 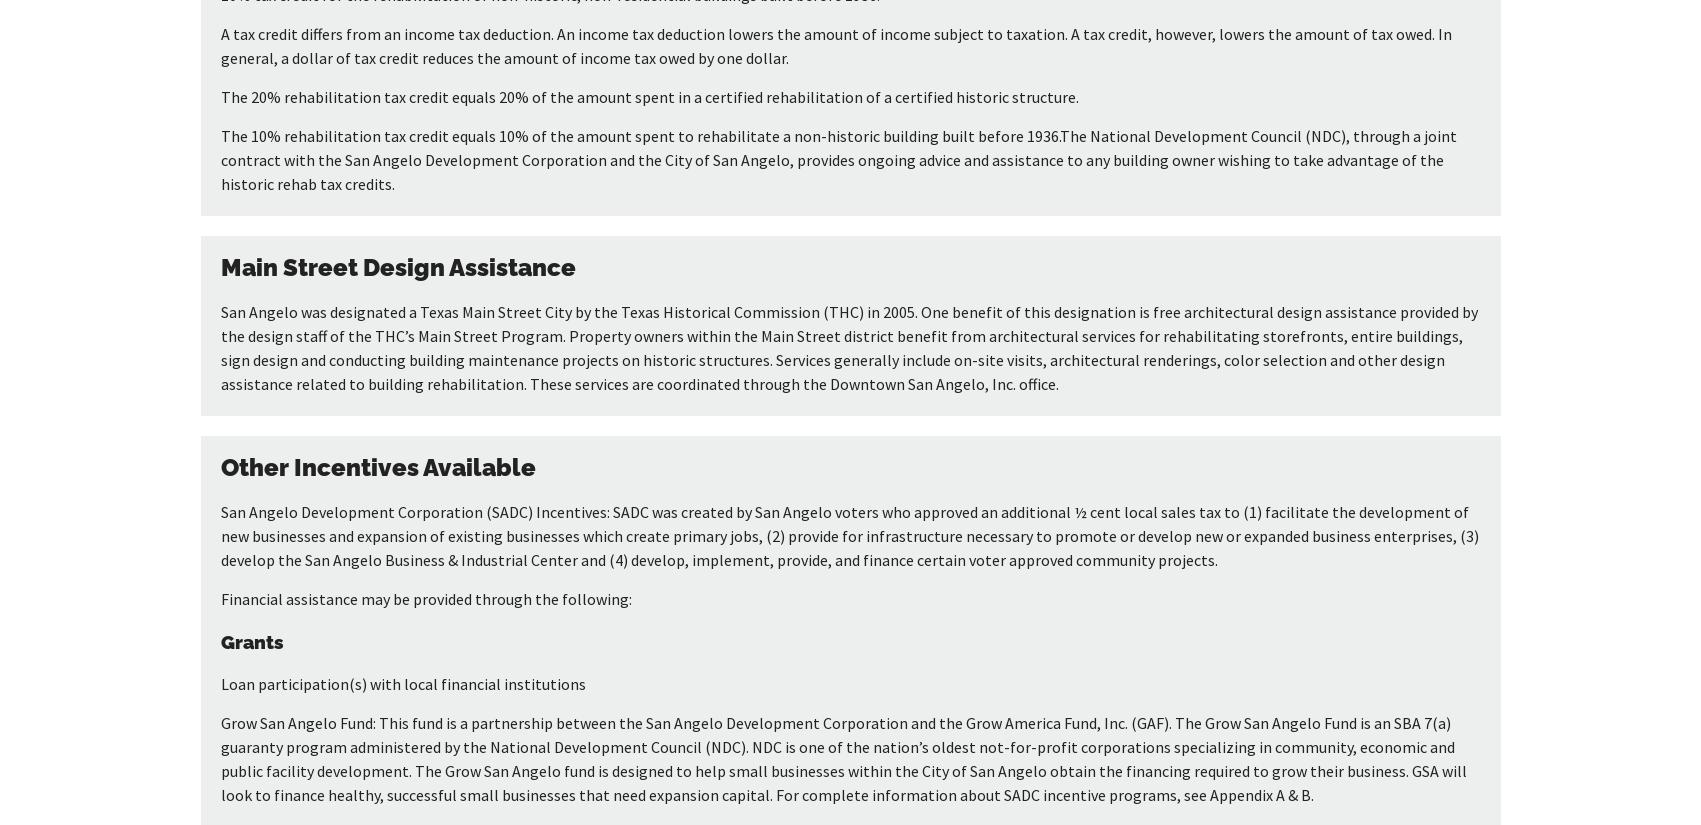 I want to click on 'Main Street Design Assistance', so click(x=218, y=266).